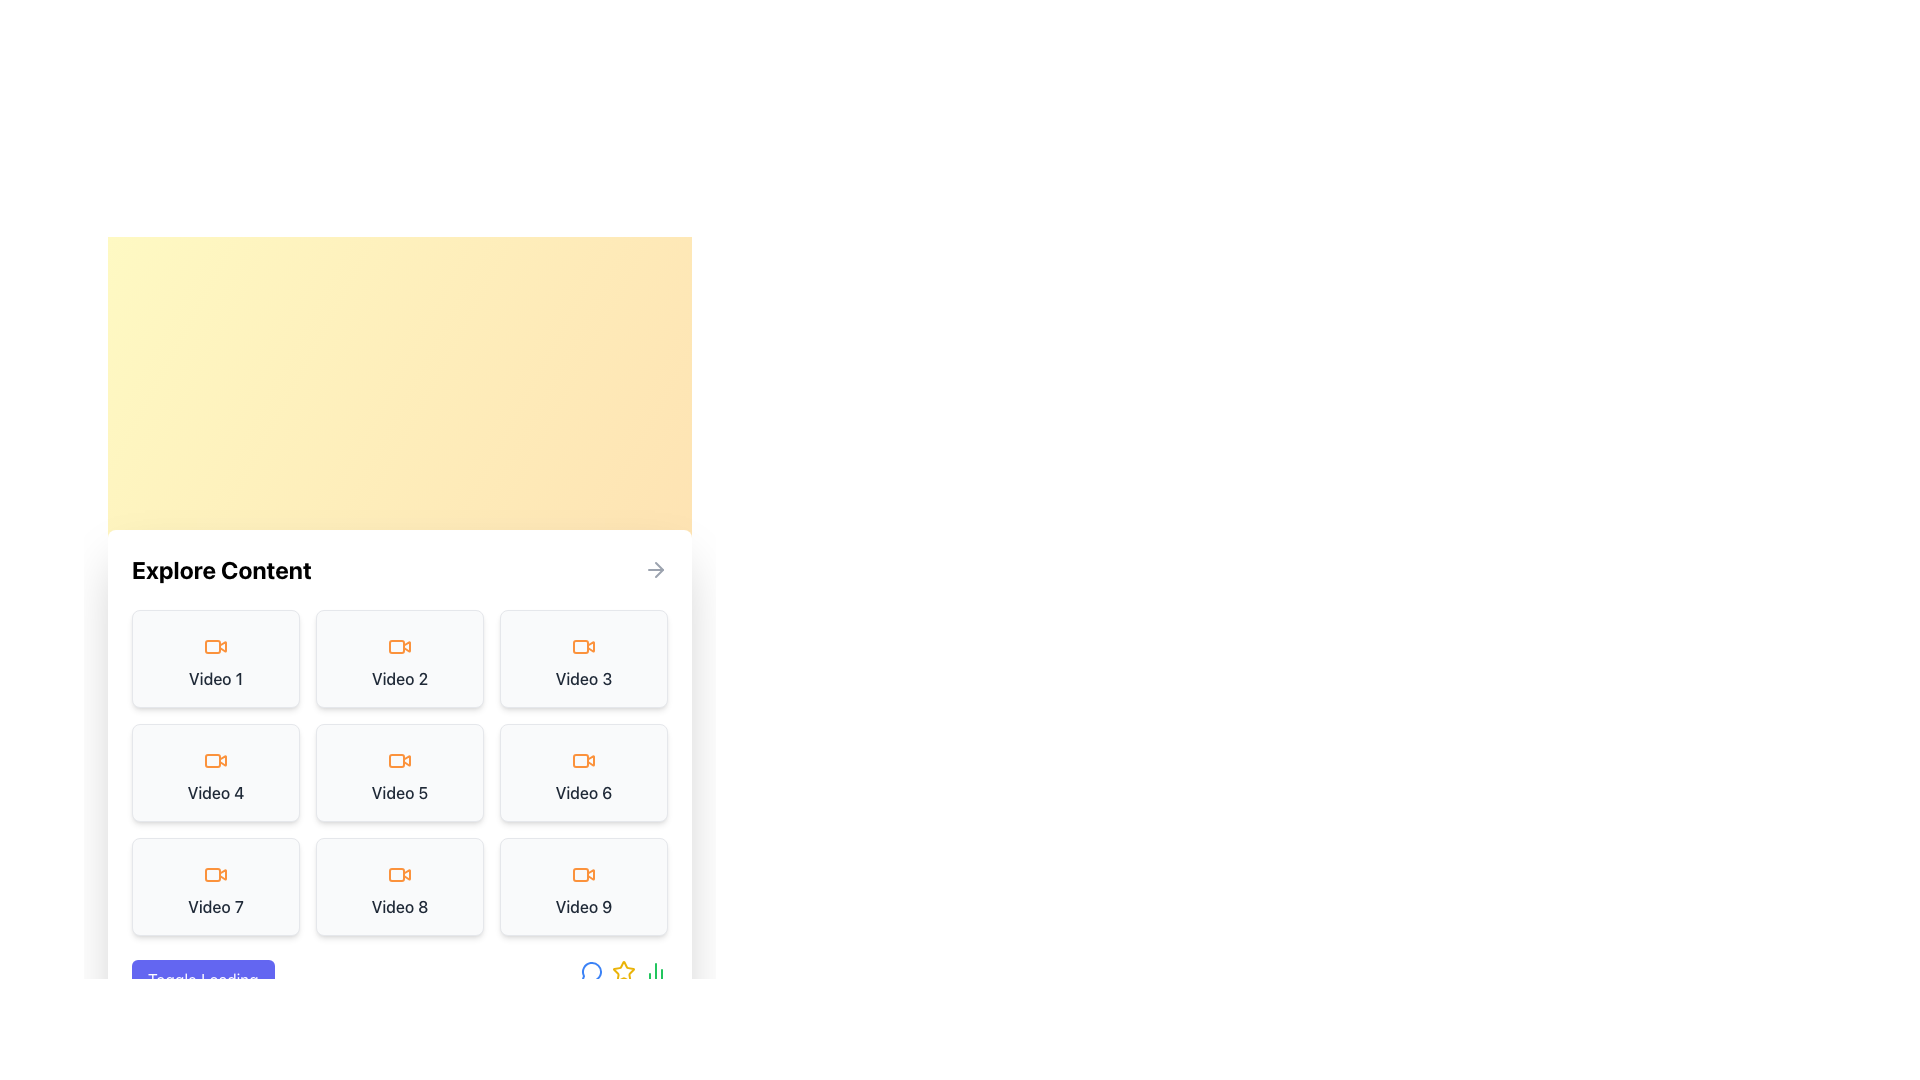  Describe the element at coordinates (589, 873) in the screenshot. I see `the video icon in the 'Video 9' tile located at the bottom-right corner of the grid under the 'Explore Content' header` at that location.